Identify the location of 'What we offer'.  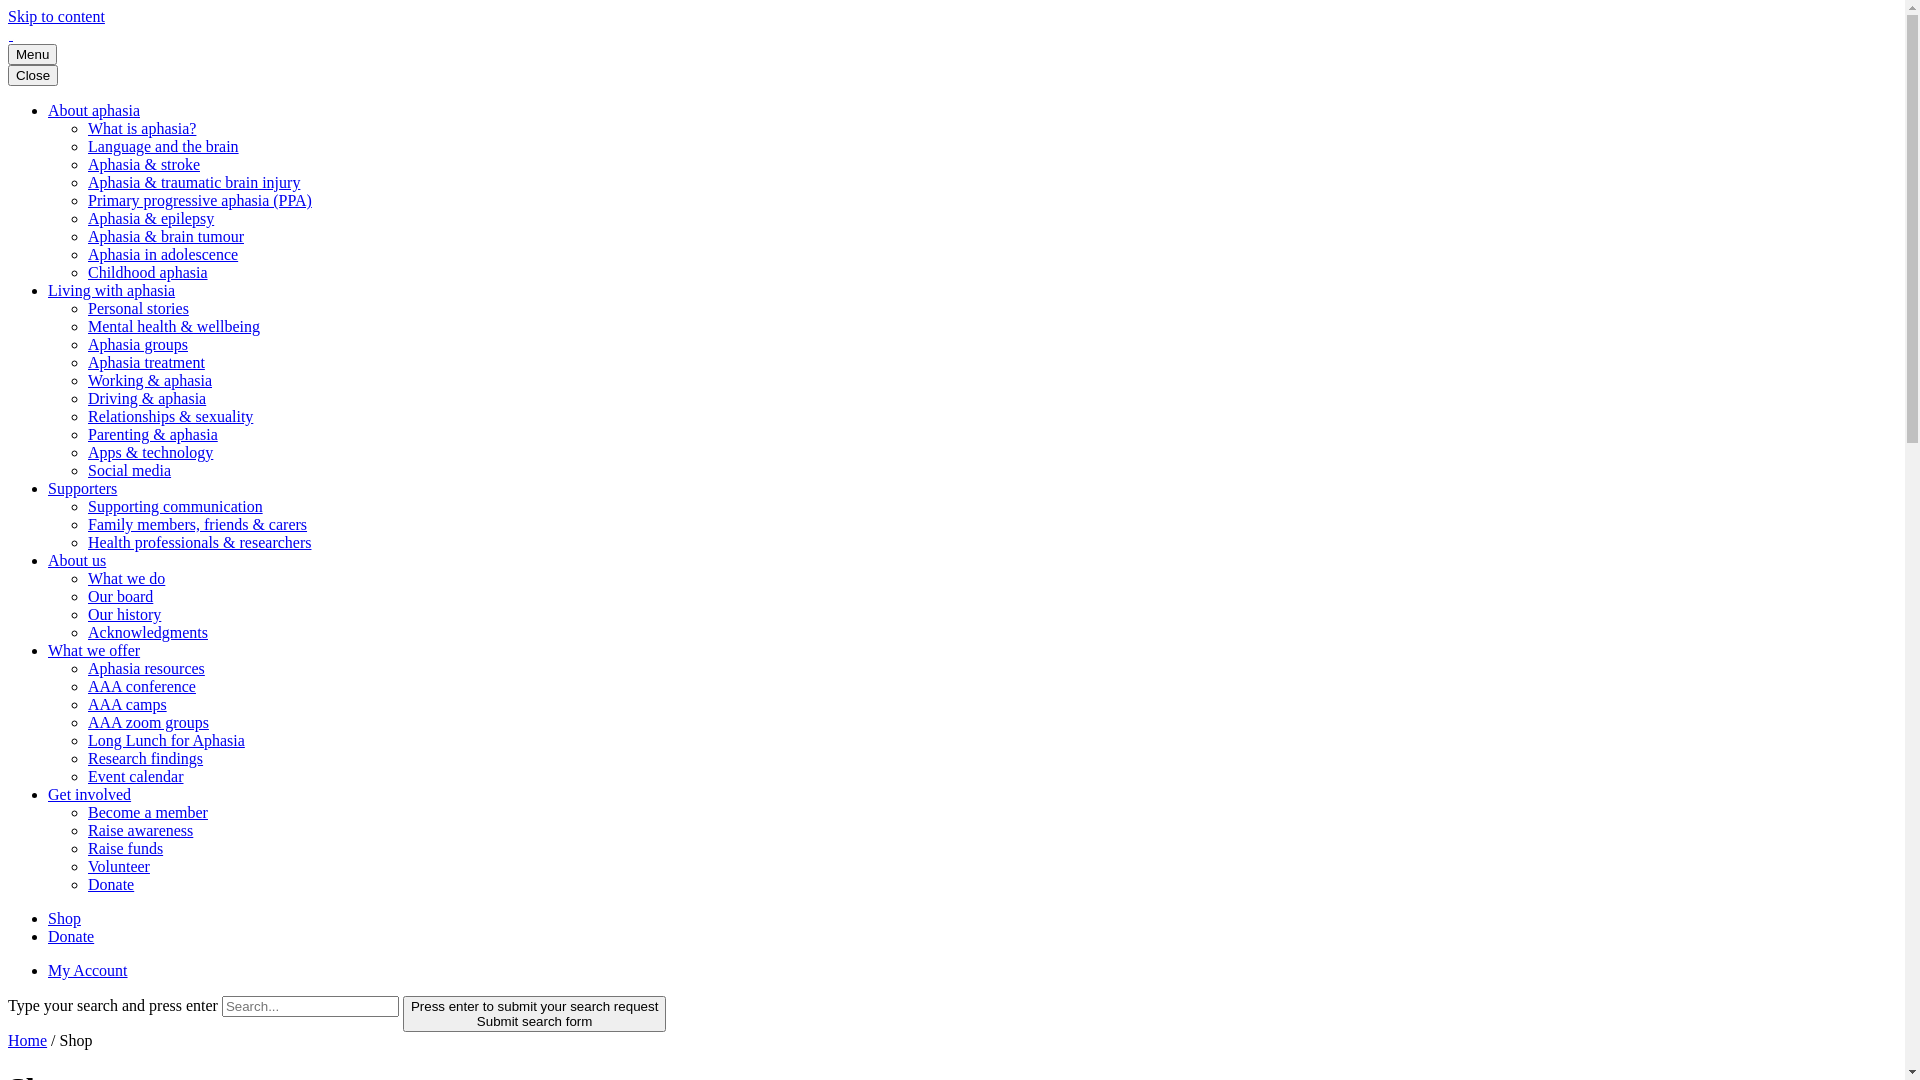
(93, 650).